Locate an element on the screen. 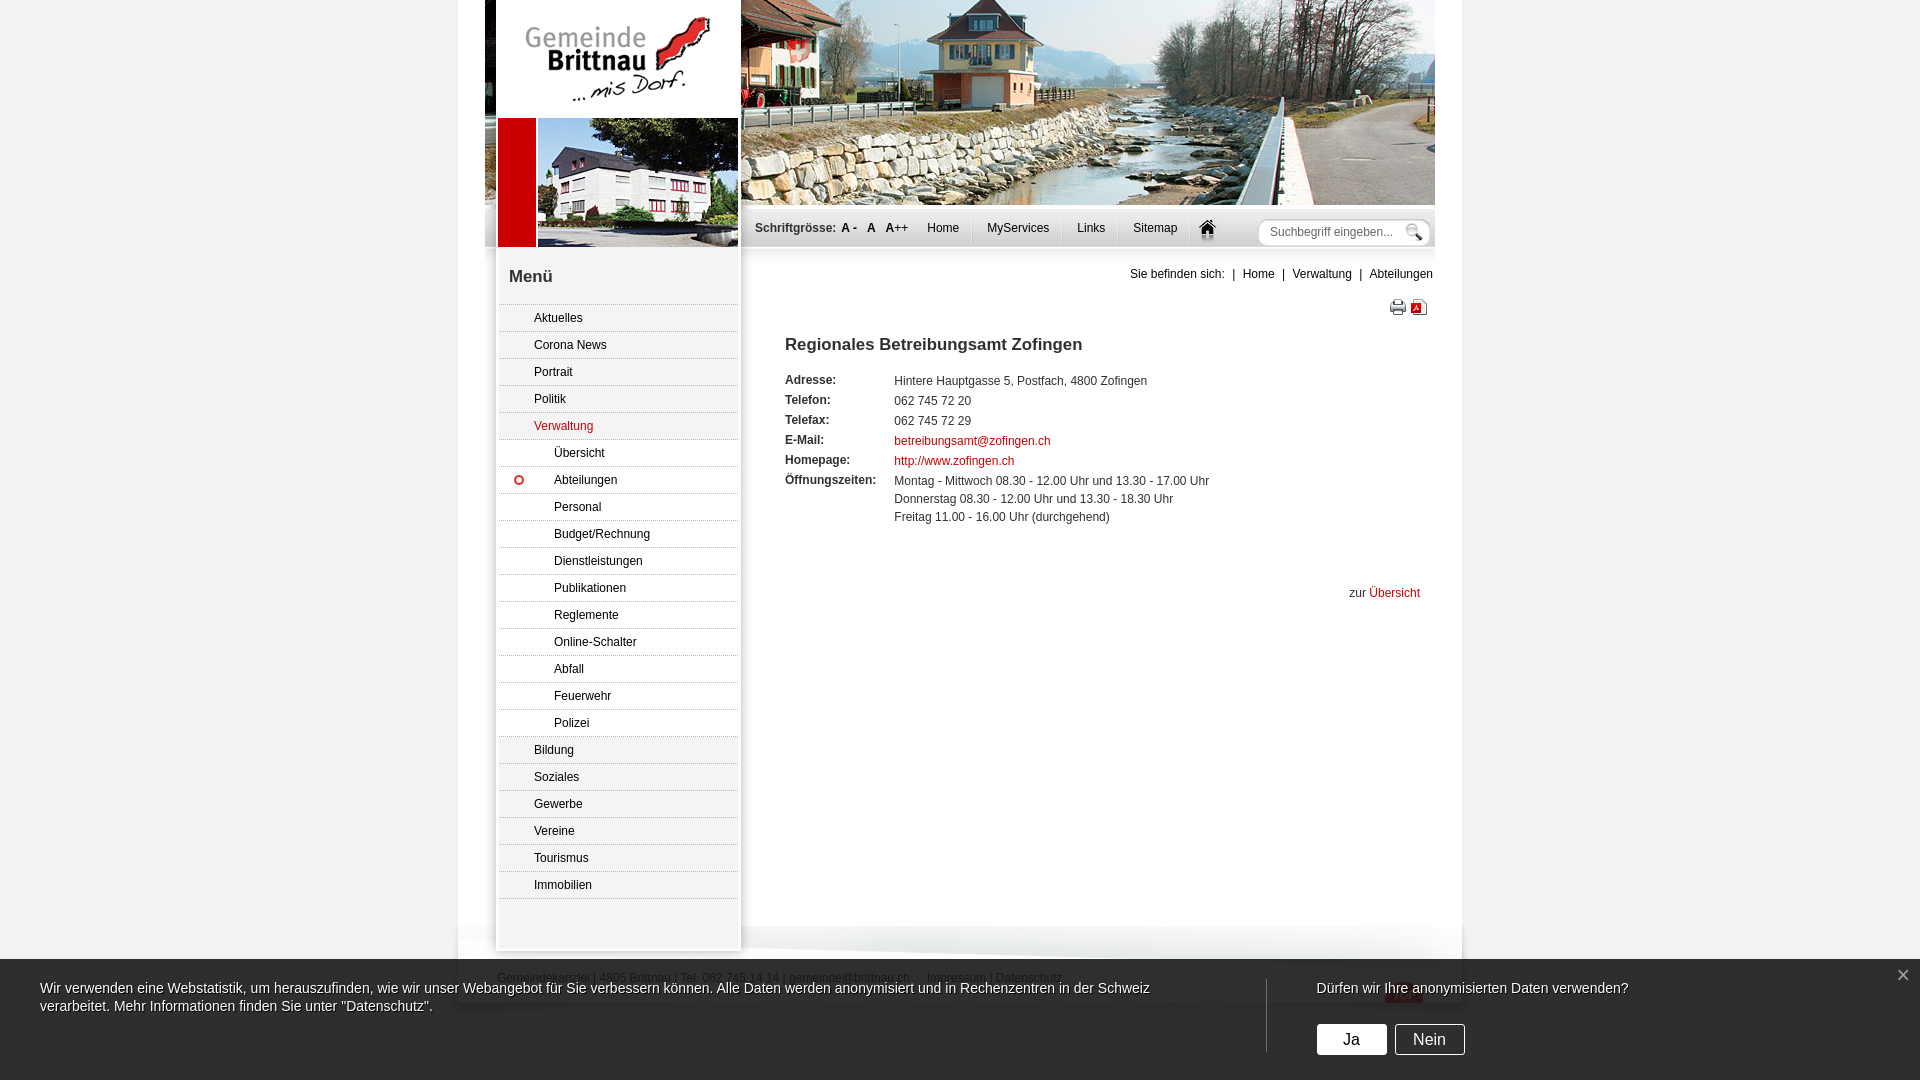 The height and width of the screenshot is (1080, 1920). 'Aktuelles' is located at coordinates (617, 317).